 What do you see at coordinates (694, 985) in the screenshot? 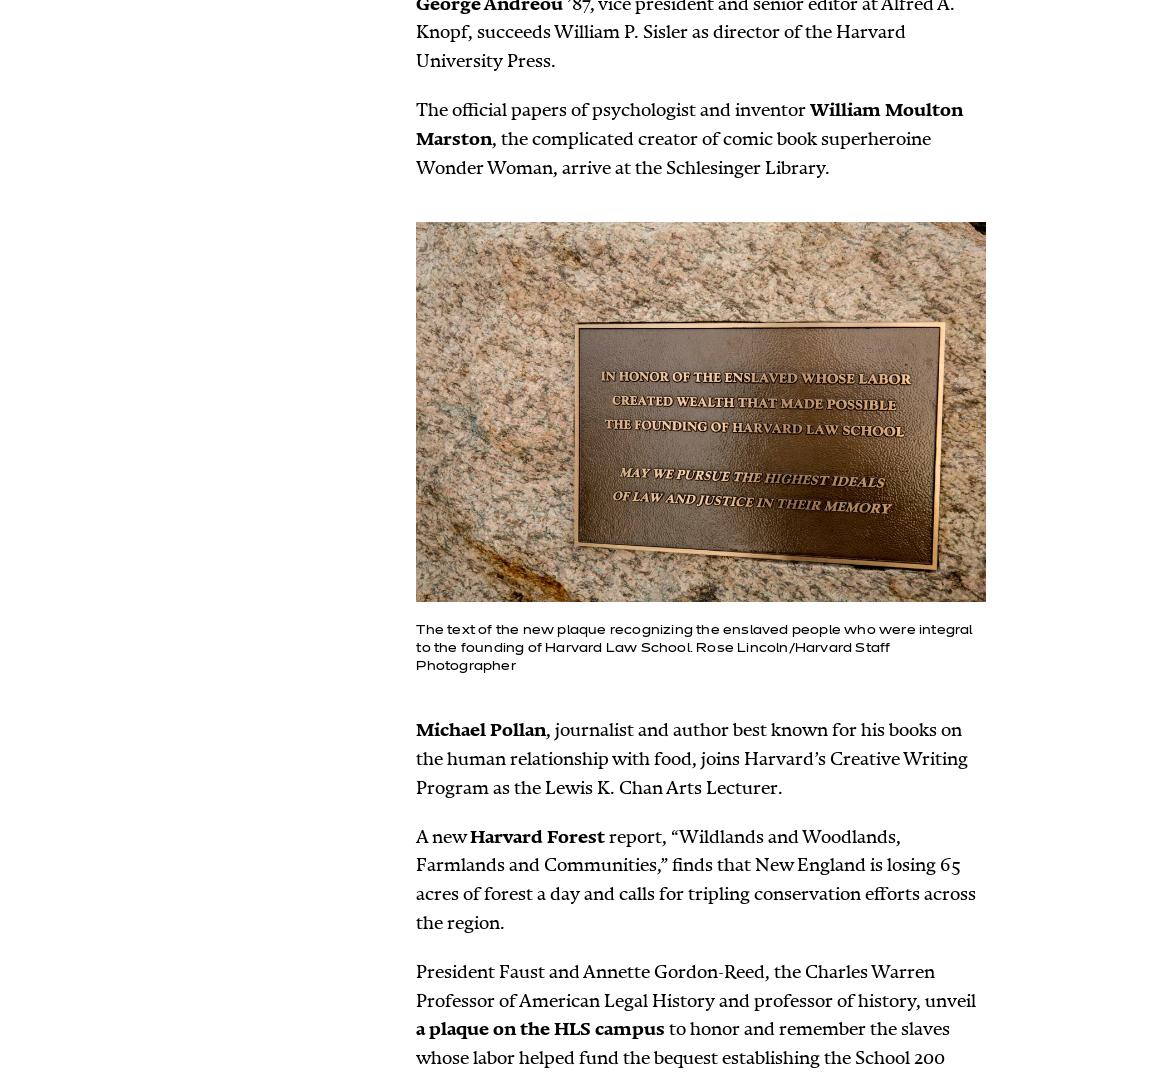
I see `'President Faust and Annette Gordon-Reed, the Charles Warren Professor of American Legal History and professor of history, unveil'` at bounding box center [694, 985].